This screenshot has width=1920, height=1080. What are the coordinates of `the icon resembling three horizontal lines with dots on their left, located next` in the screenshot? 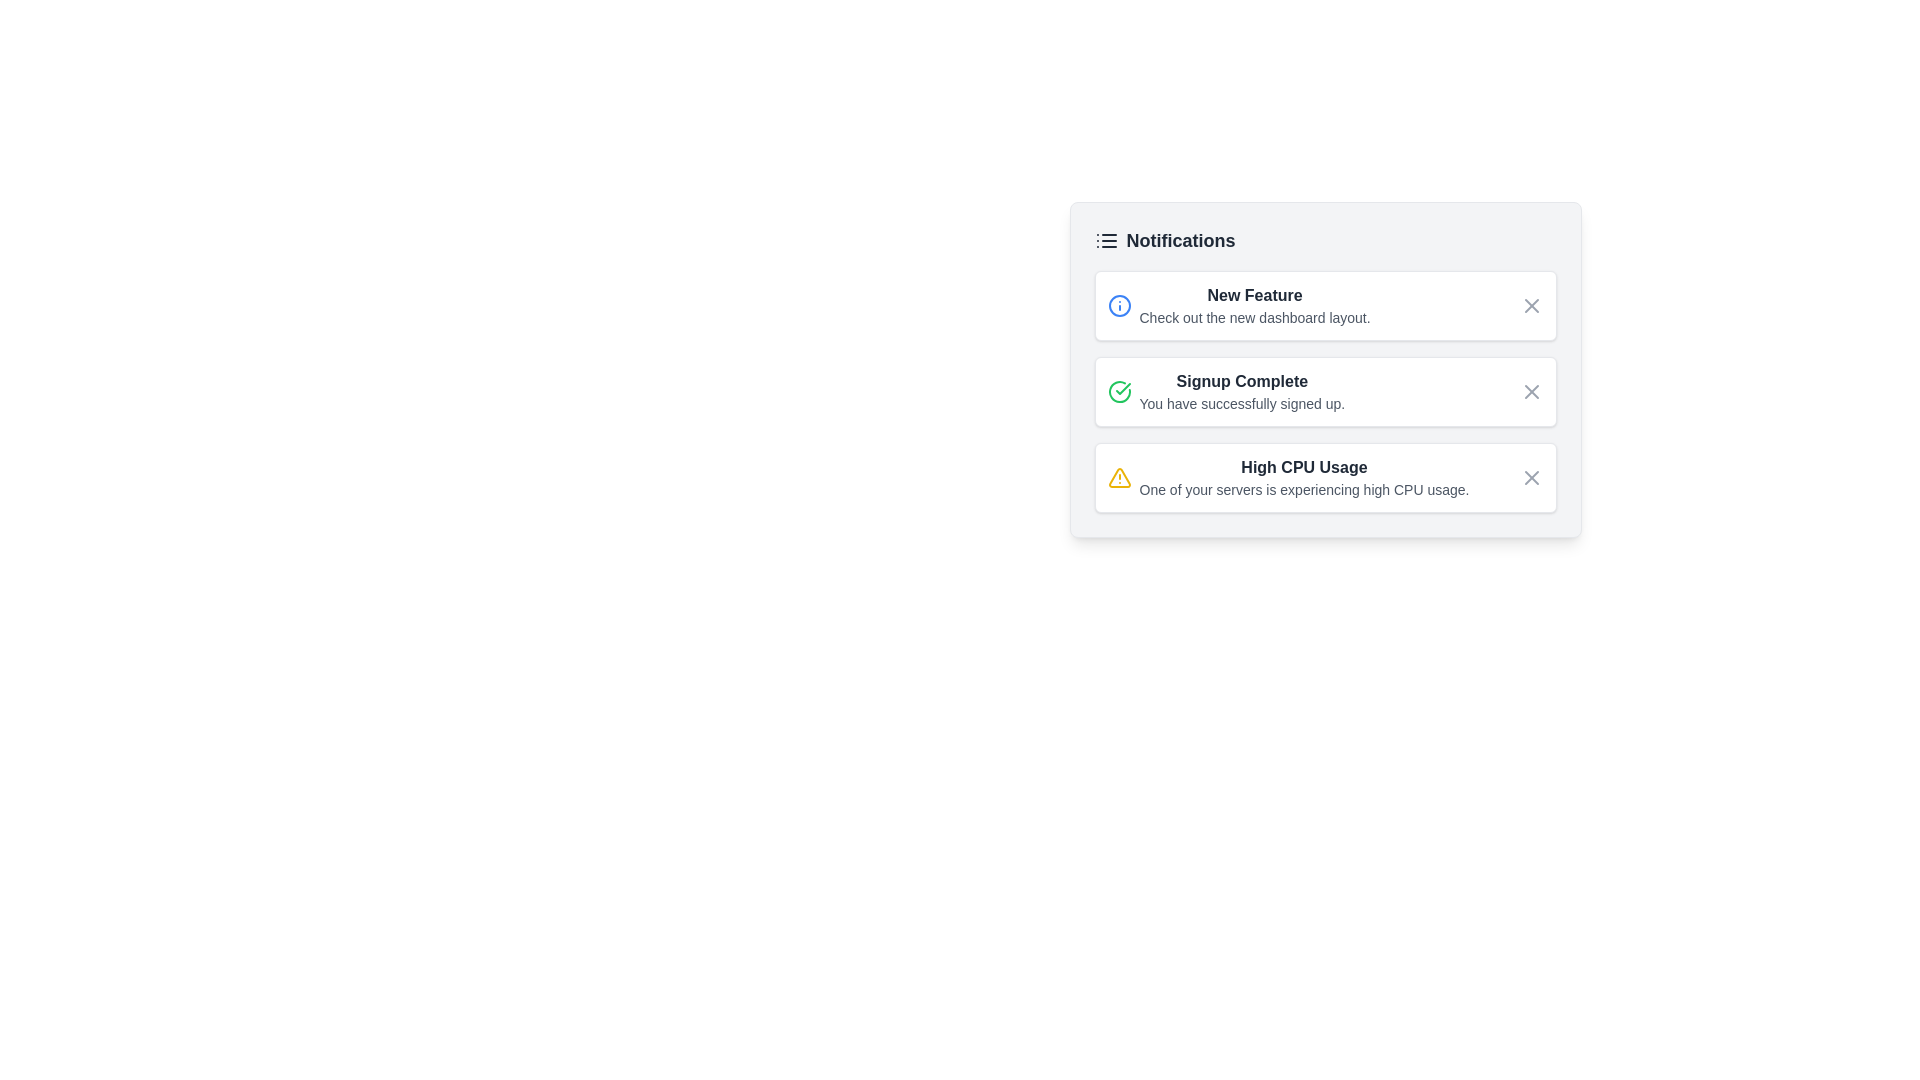 It's located at (1105, 239).